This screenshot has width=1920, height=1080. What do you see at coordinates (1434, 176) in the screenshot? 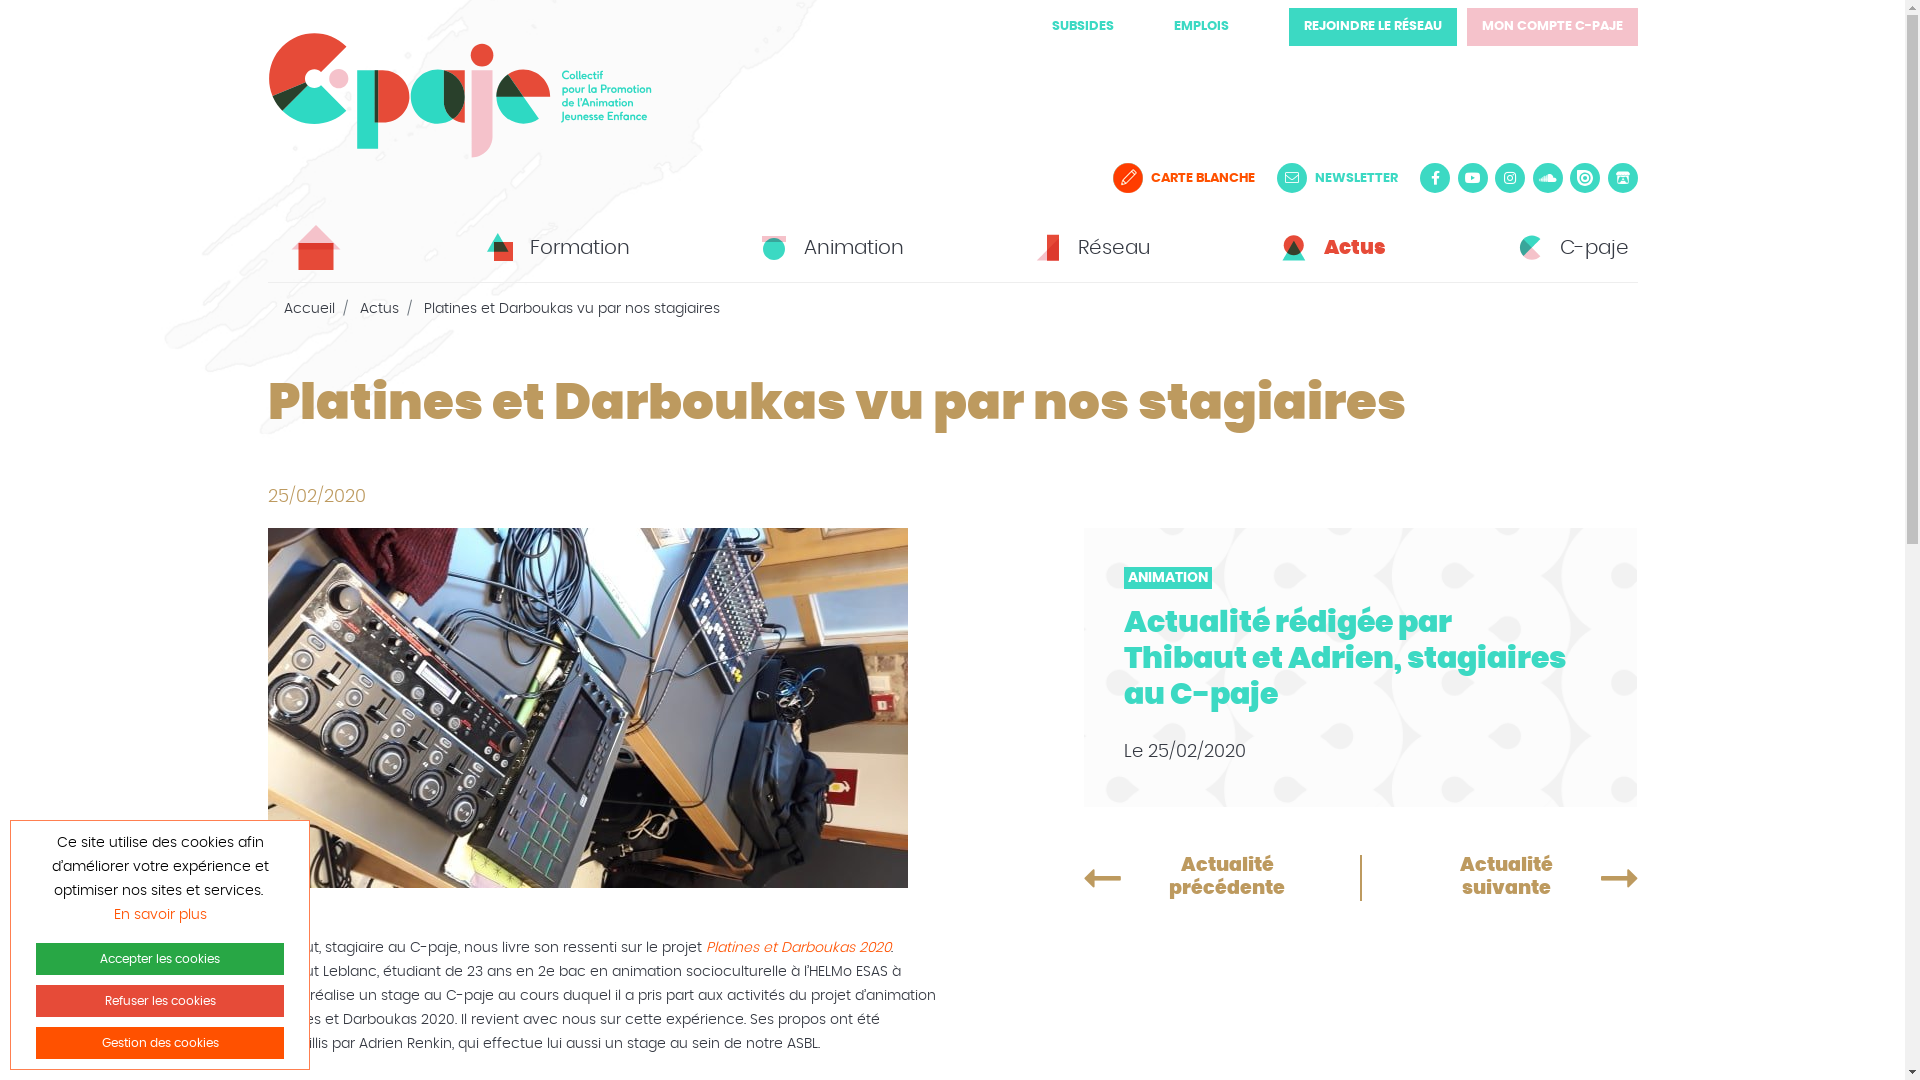
I see `'Facebook'` at bounding box center [1434, 176].